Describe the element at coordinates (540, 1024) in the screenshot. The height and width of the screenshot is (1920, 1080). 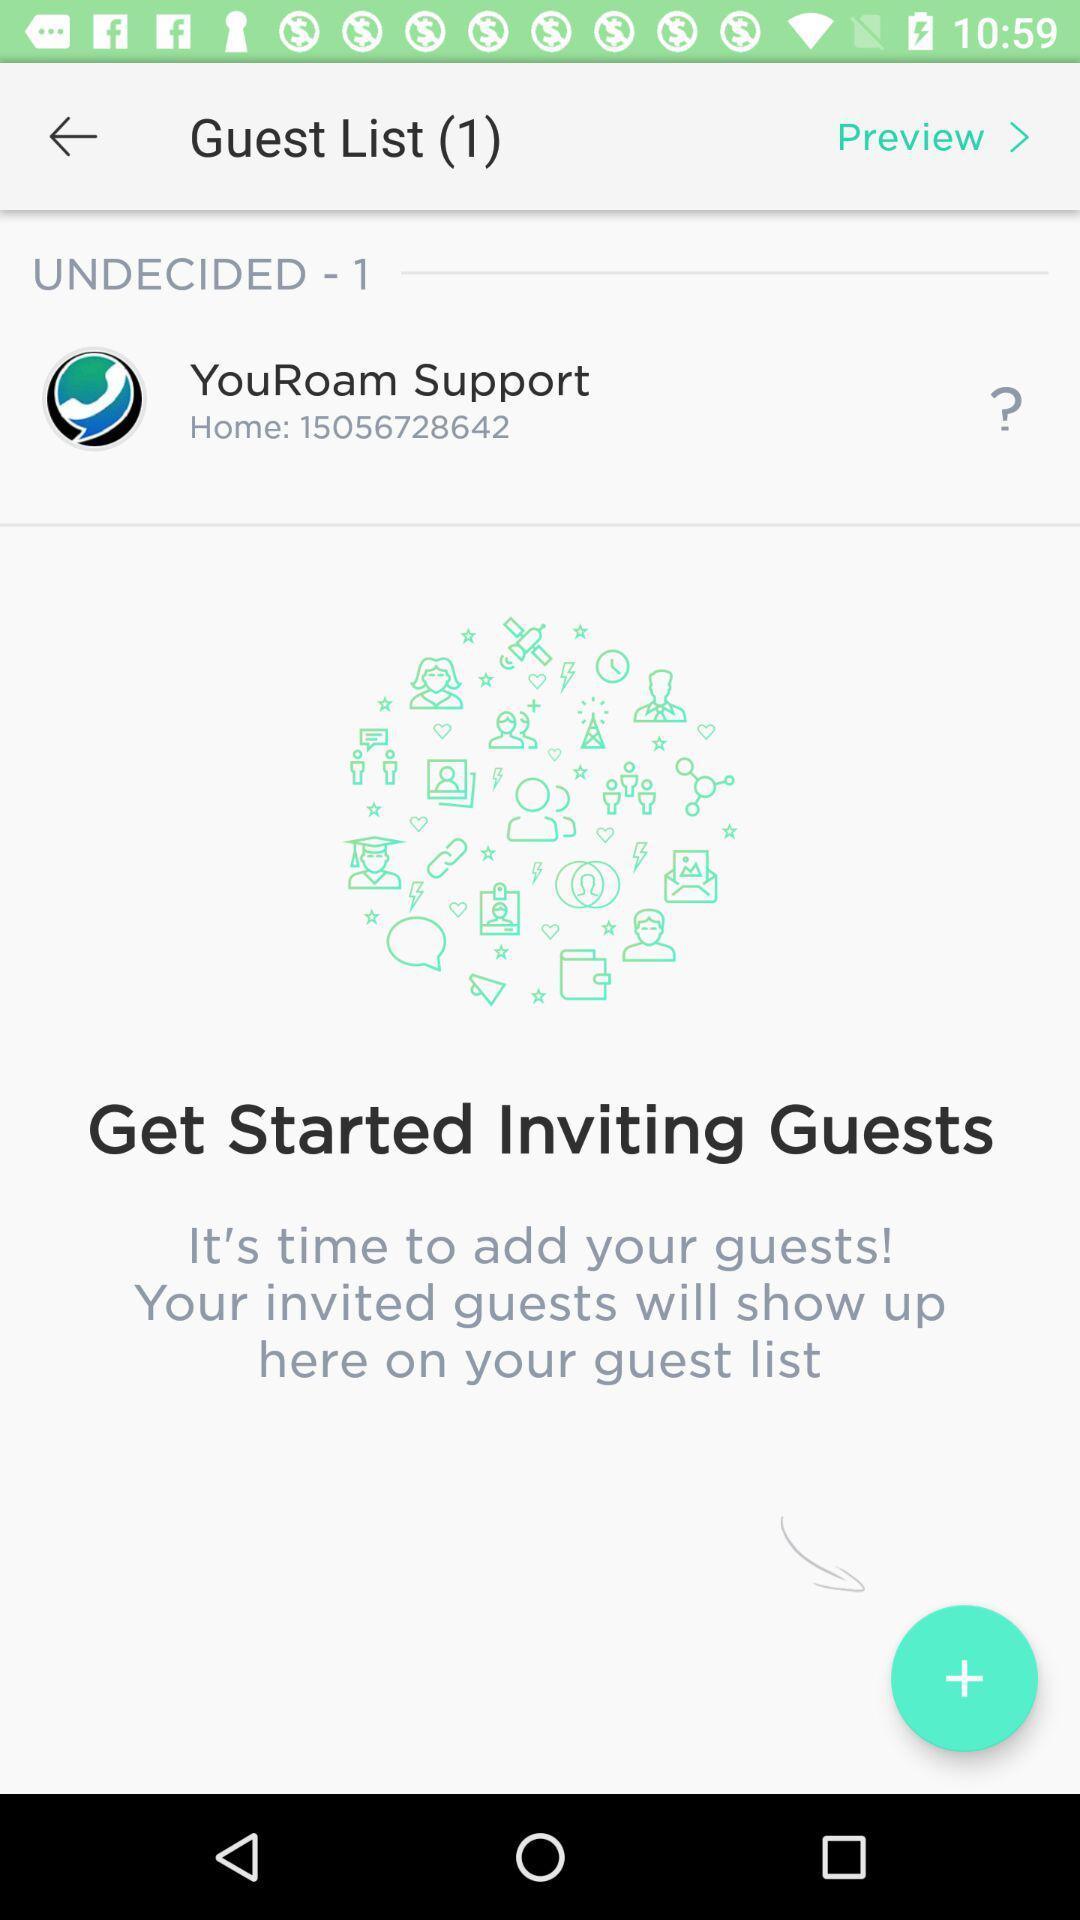
I see `icon below the optional end date icon` at that location.